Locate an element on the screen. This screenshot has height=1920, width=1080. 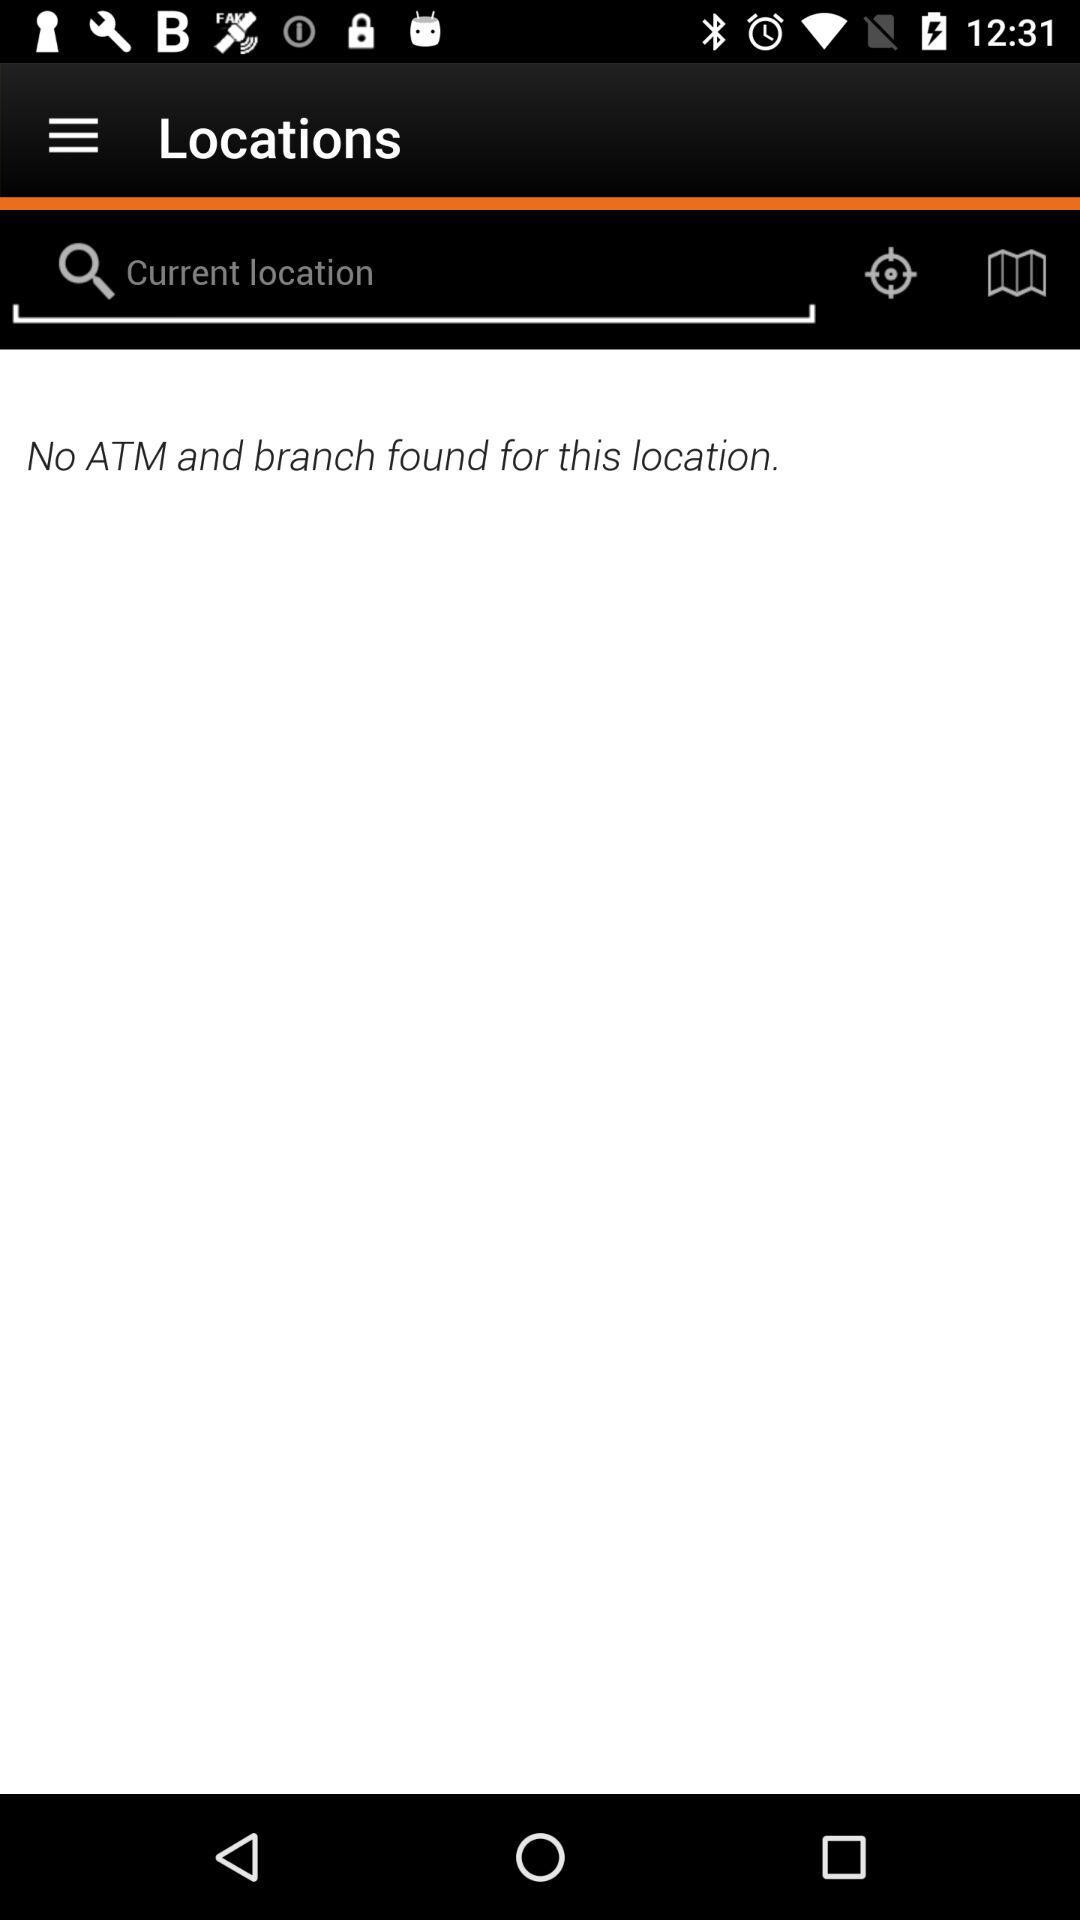
the book icon is located at coordinates (1017, 272).